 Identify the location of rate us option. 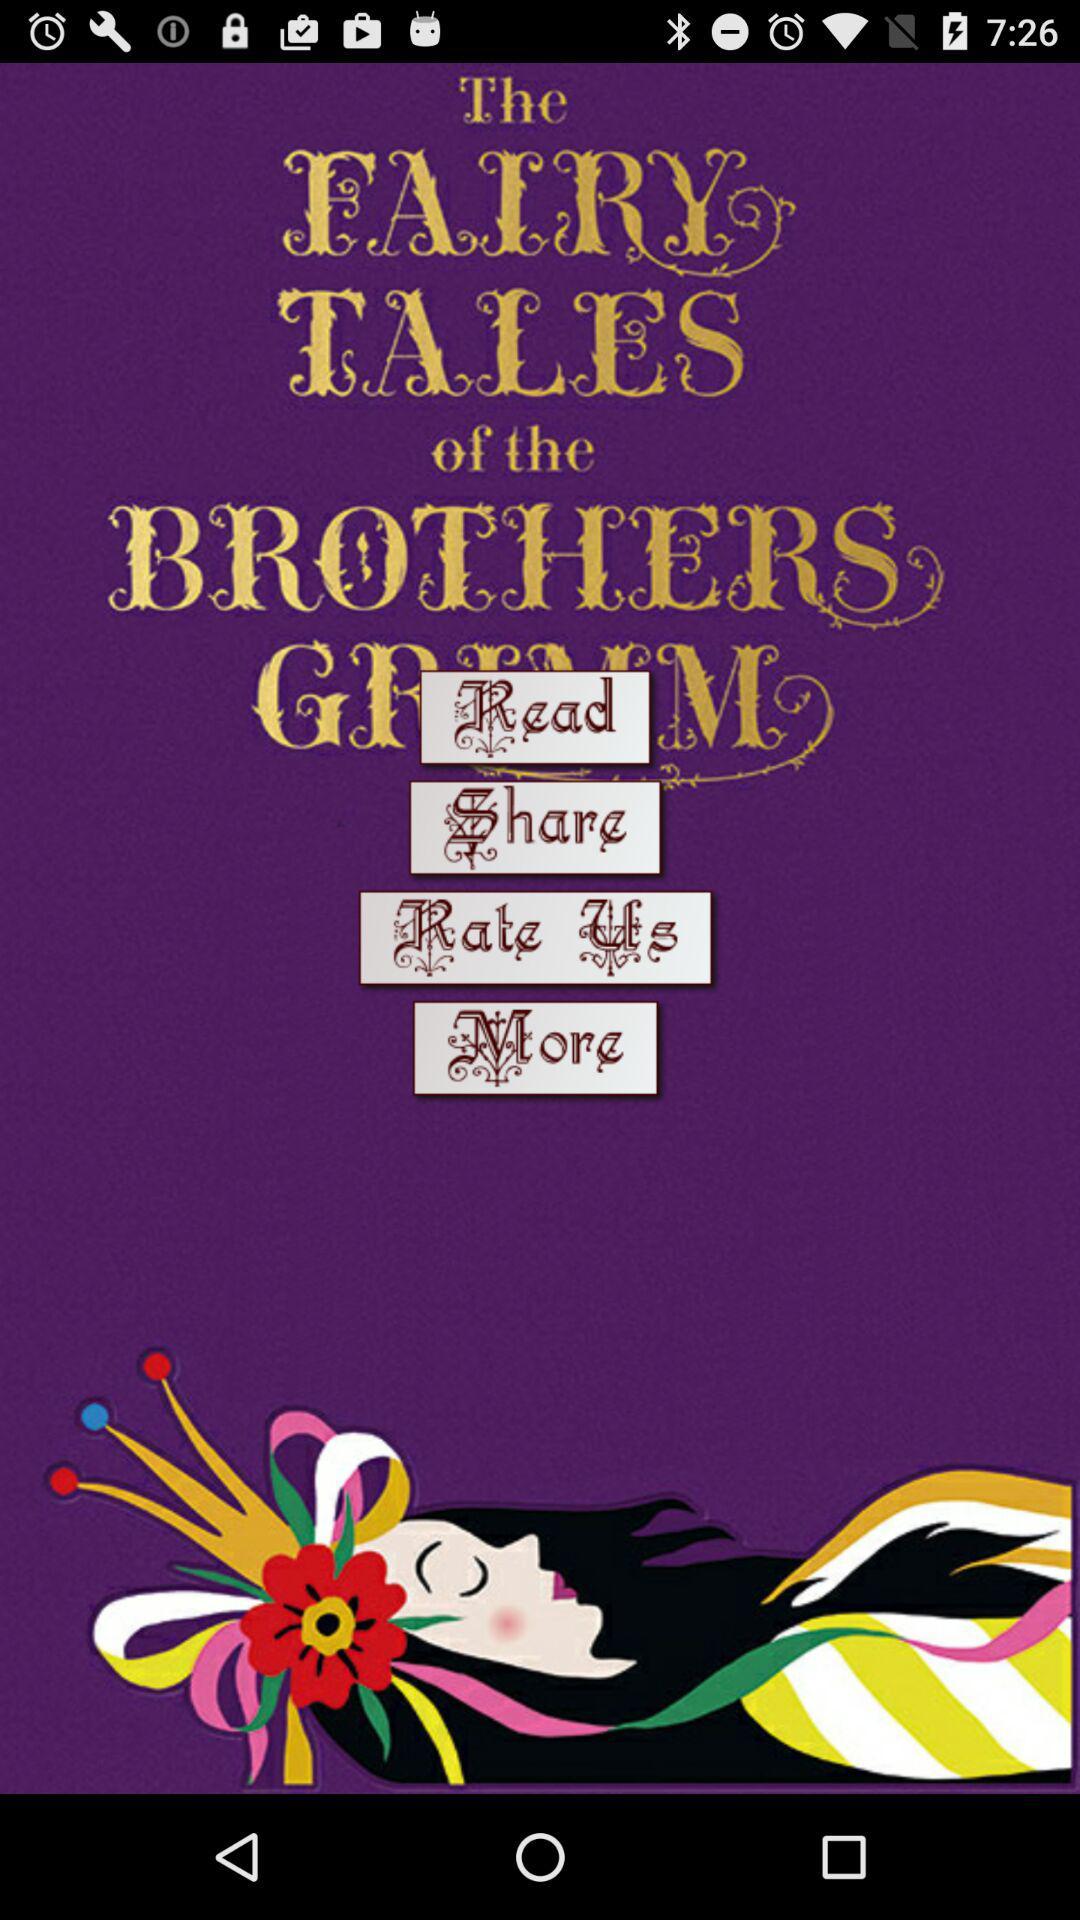
(540, 941).